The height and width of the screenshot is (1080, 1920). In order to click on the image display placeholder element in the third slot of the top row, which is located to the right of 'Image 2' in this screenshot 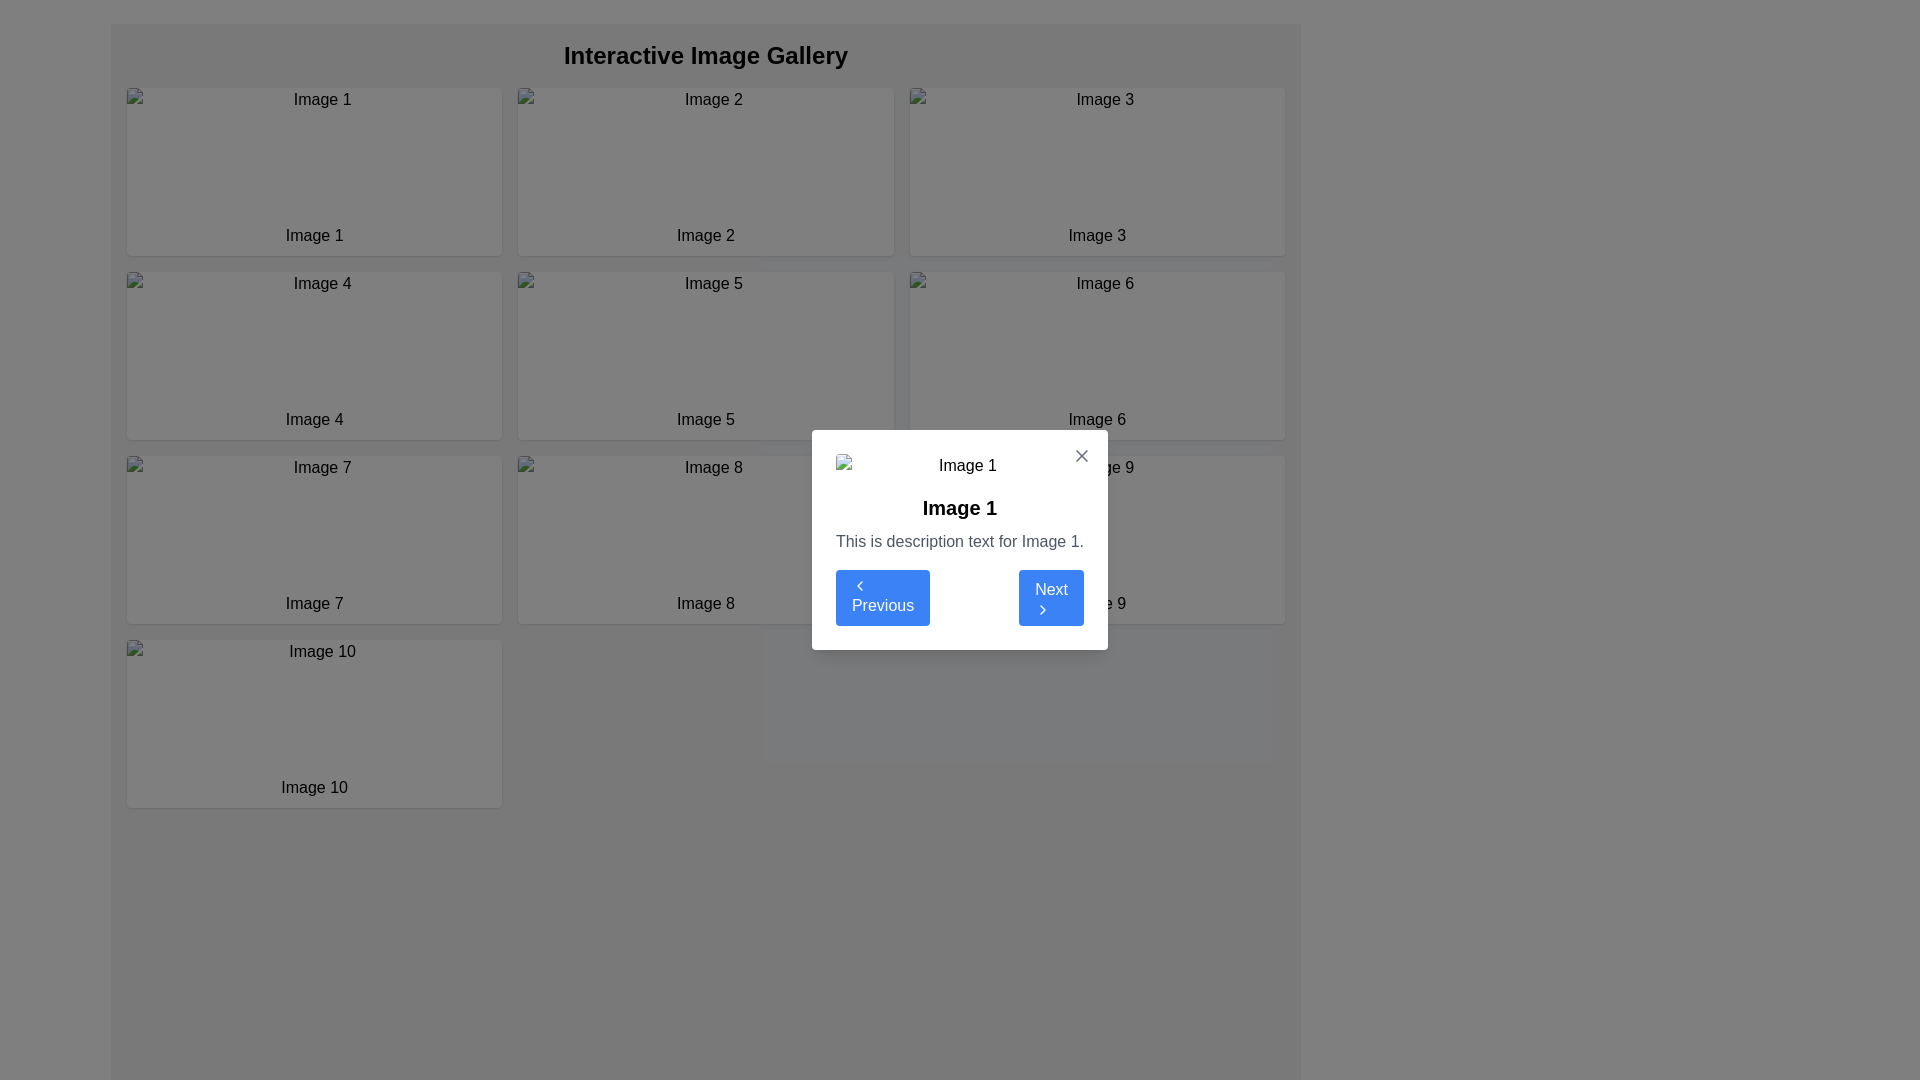, I will do `click(1096, 150)`.